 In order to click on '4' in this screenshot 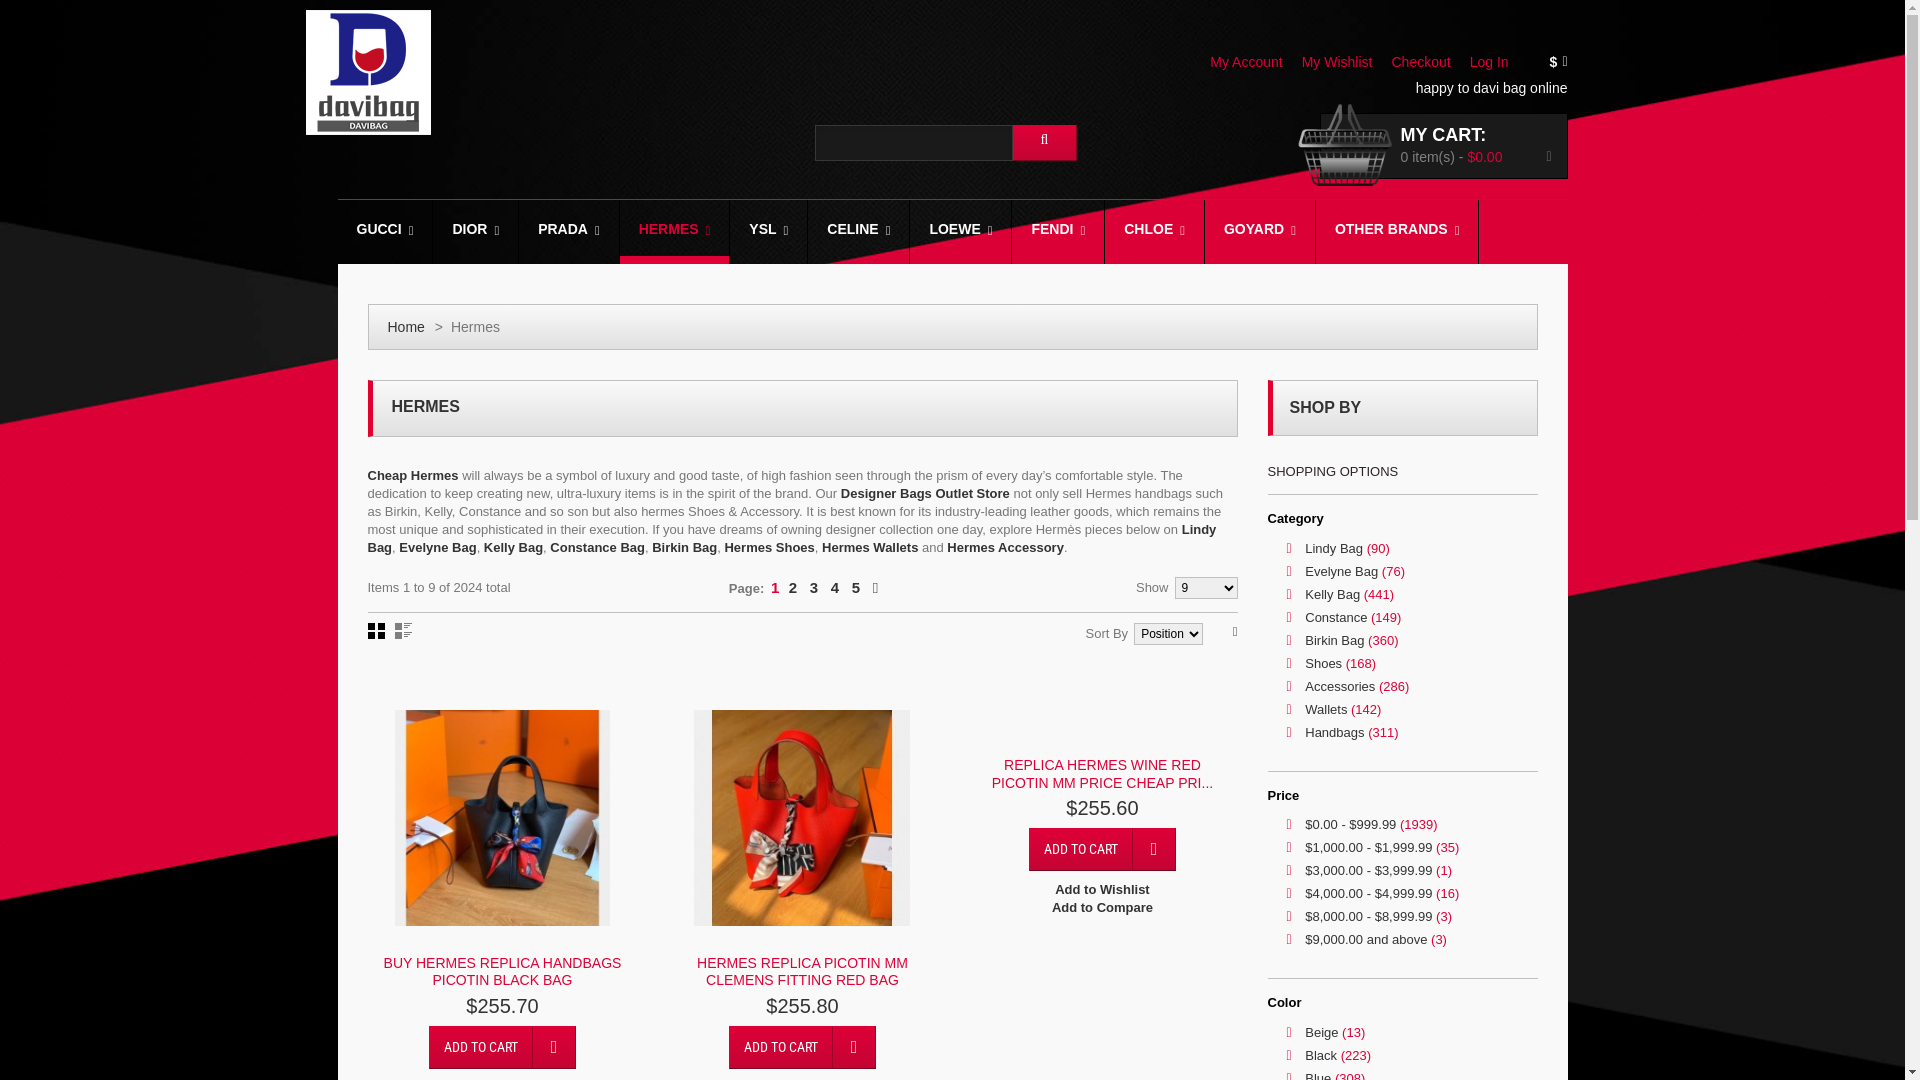, I will do `click(835, 586)`.